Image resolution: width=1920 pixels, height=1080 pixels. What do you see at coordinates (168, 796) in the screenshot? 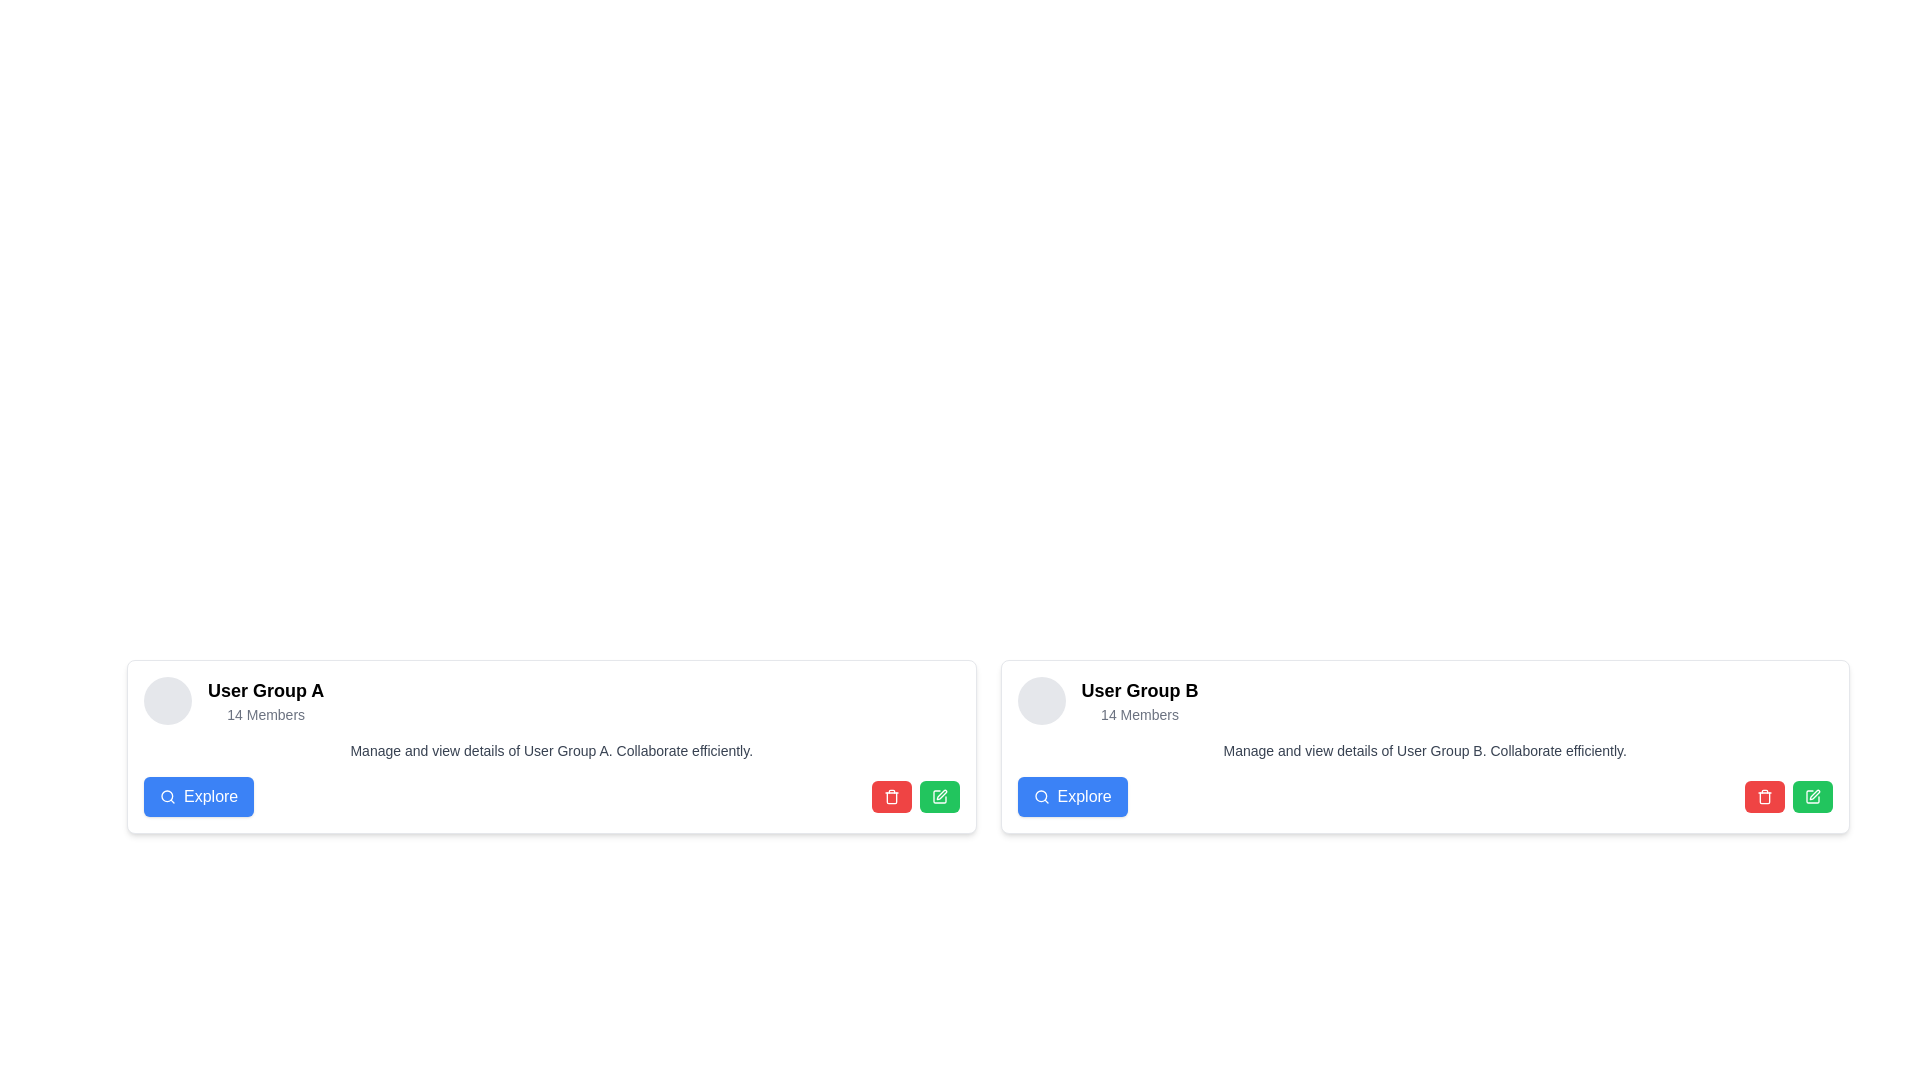
I see `the search icon located to the left of the 'Explore' button text within the card for 'User Group A'` at bounding box center [168, 796].